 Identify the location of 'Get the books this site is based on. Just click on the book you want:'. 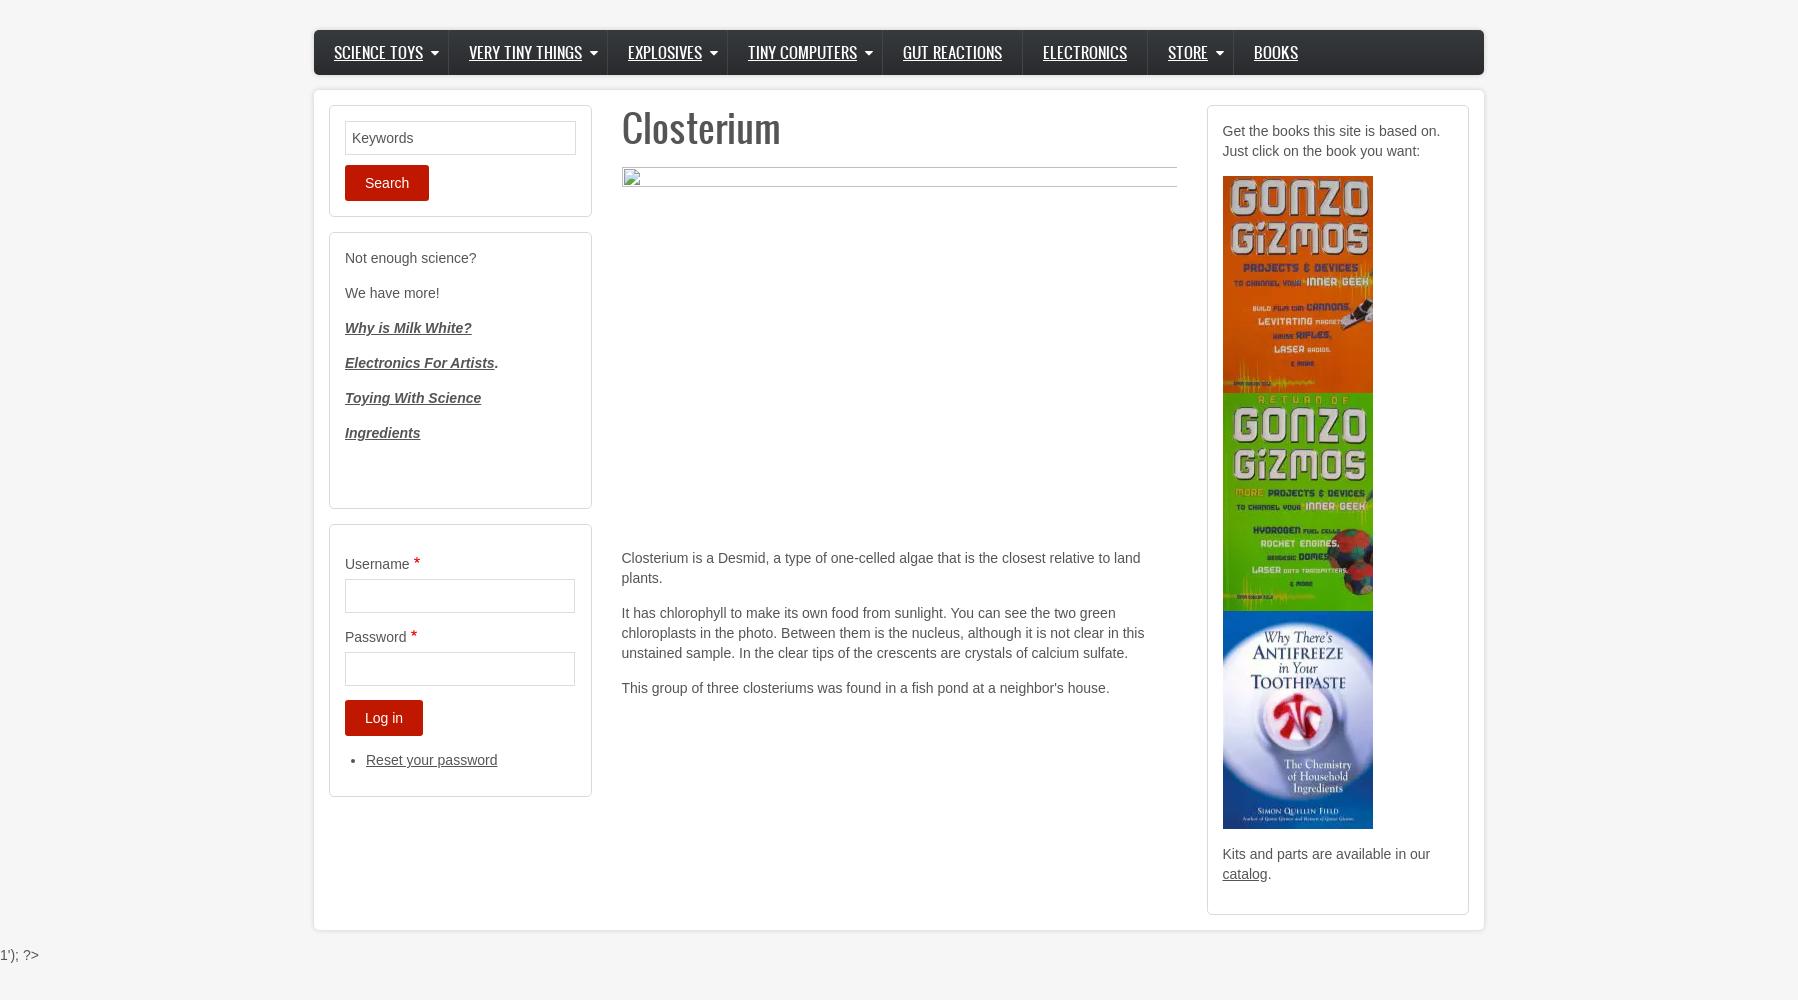
(1330, 141).